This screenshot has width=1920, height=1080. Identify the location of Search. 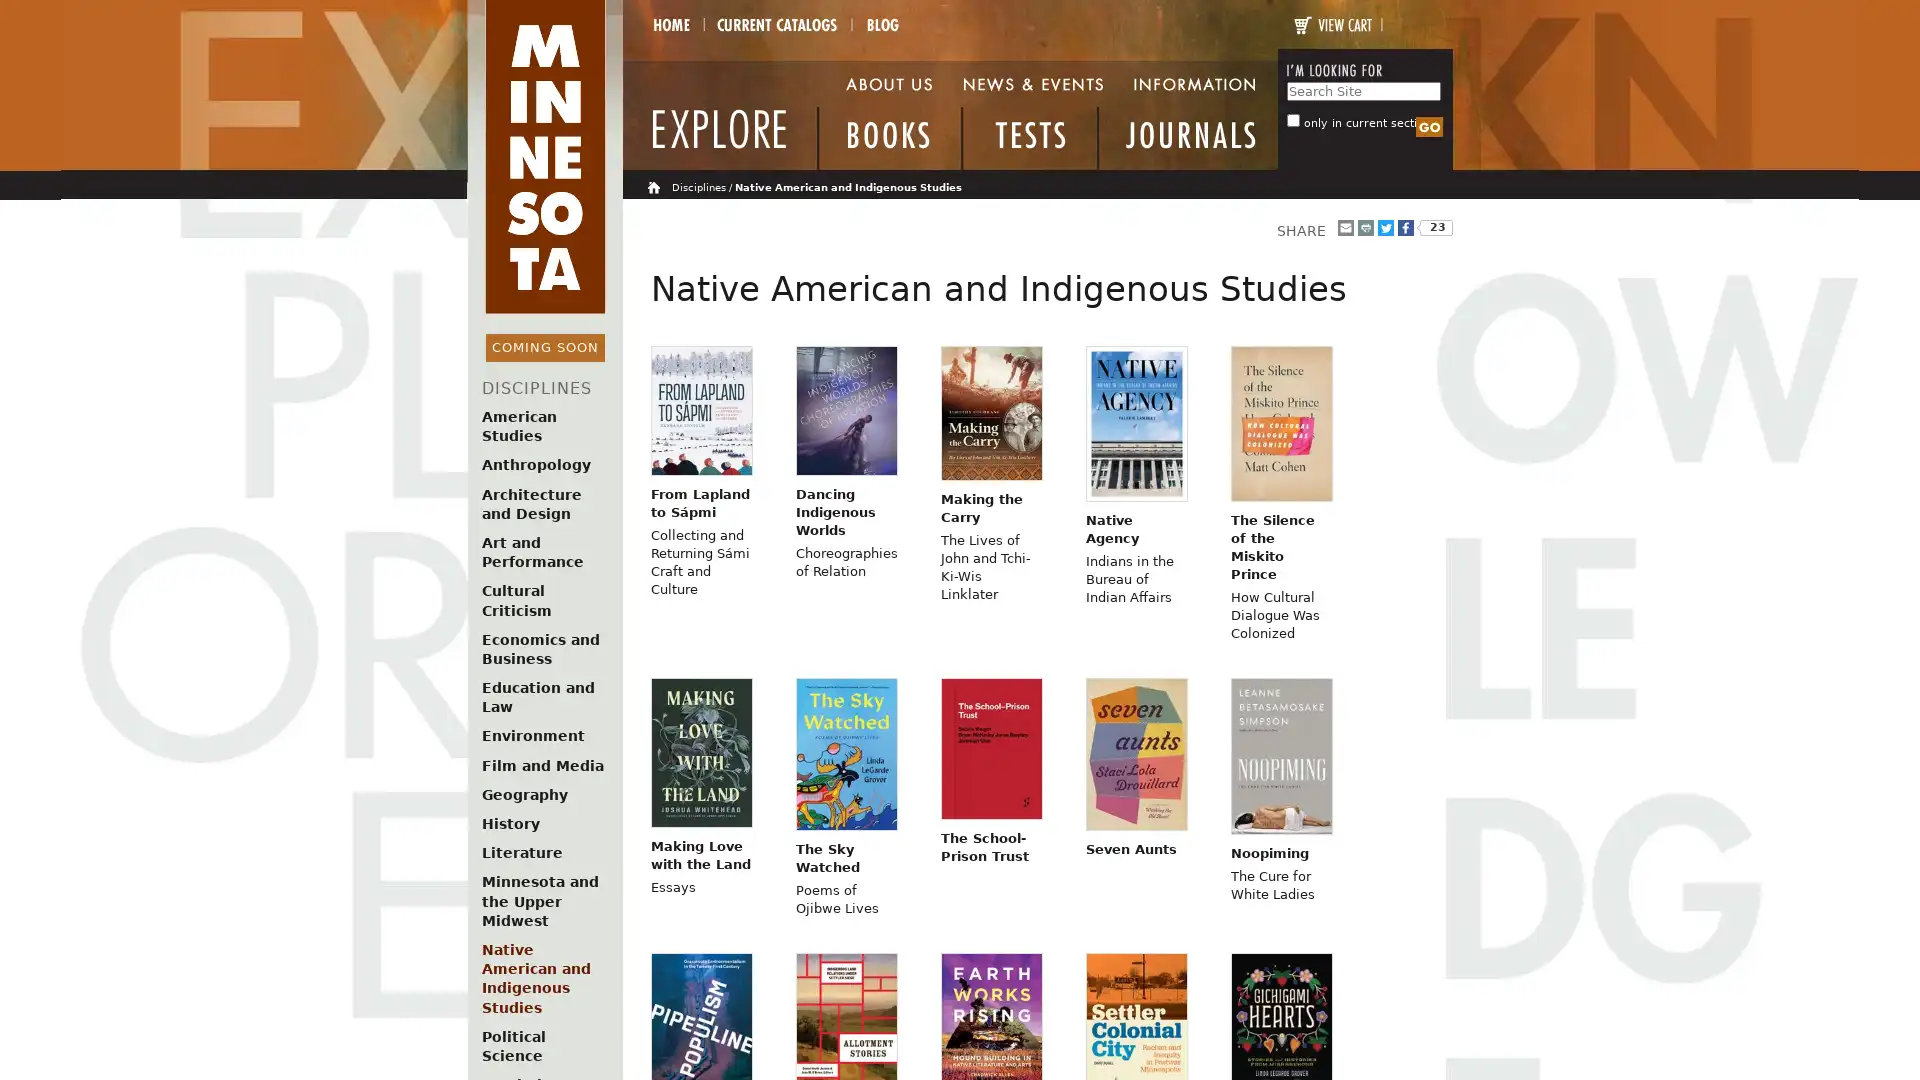
(1428, 127).